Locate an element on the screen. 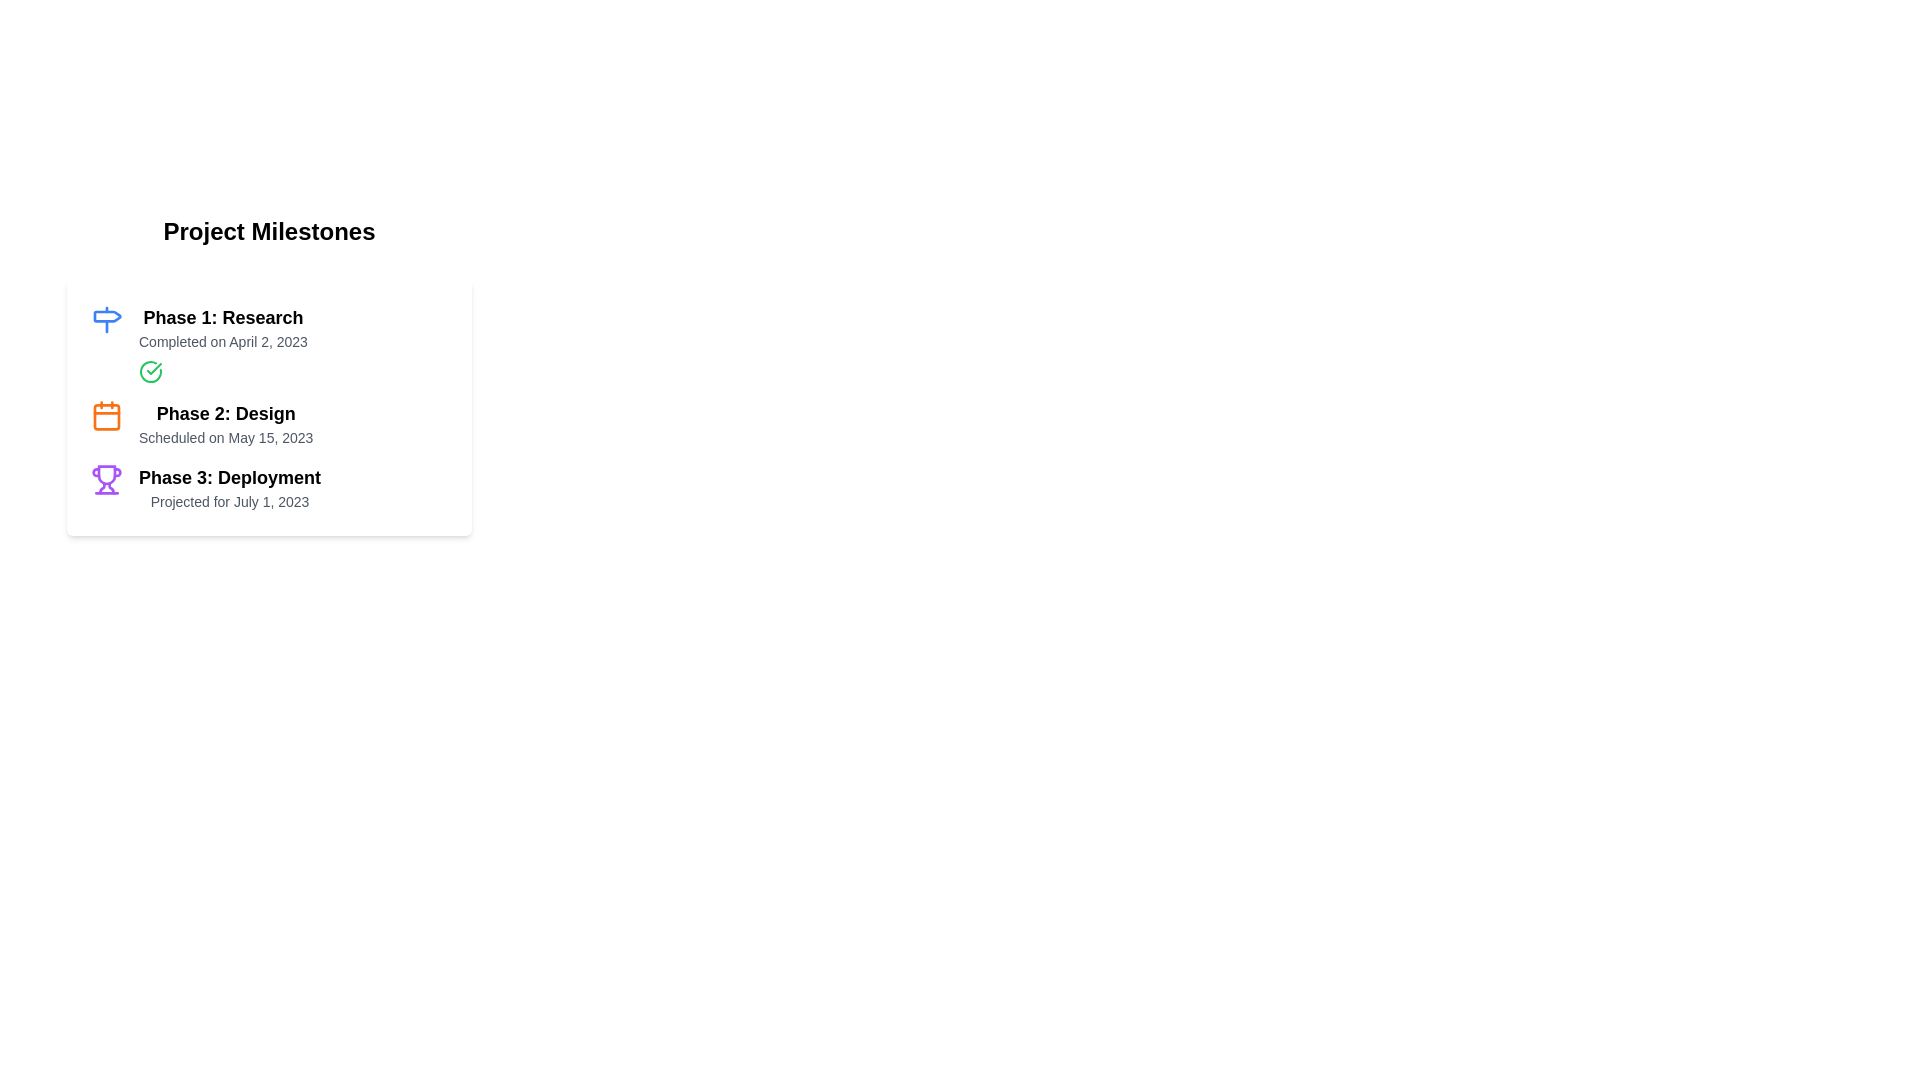 The height and width of the screenshot is (1080, 1920). the Text label that displays the completion date of 'Phase 1: Research', located below the header and above the green checkmark icon in the 'Project Milestones' card is located at coordinates (223, 341).